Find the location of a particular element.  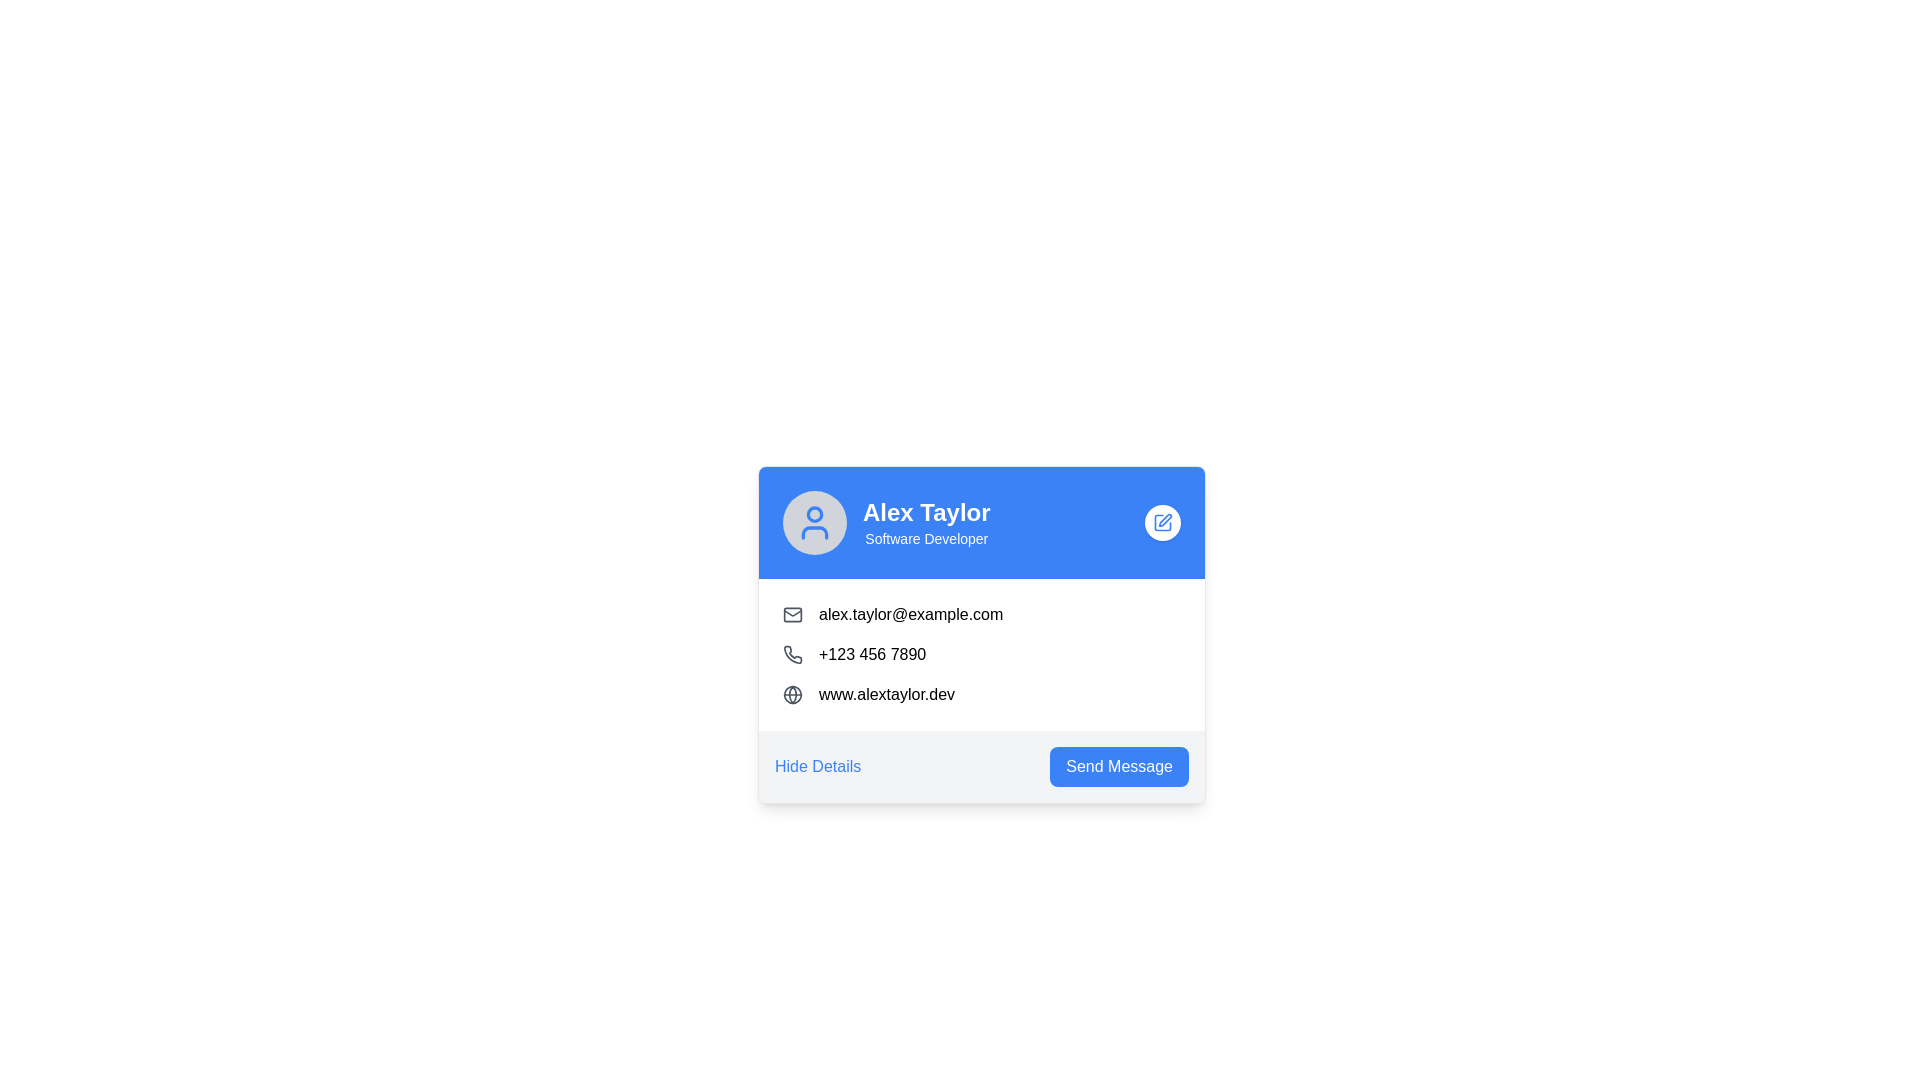

the 'Edit' icon button located in the top-right corner of the profile card to initiate the edit action is located at coordinates (1162, 522).